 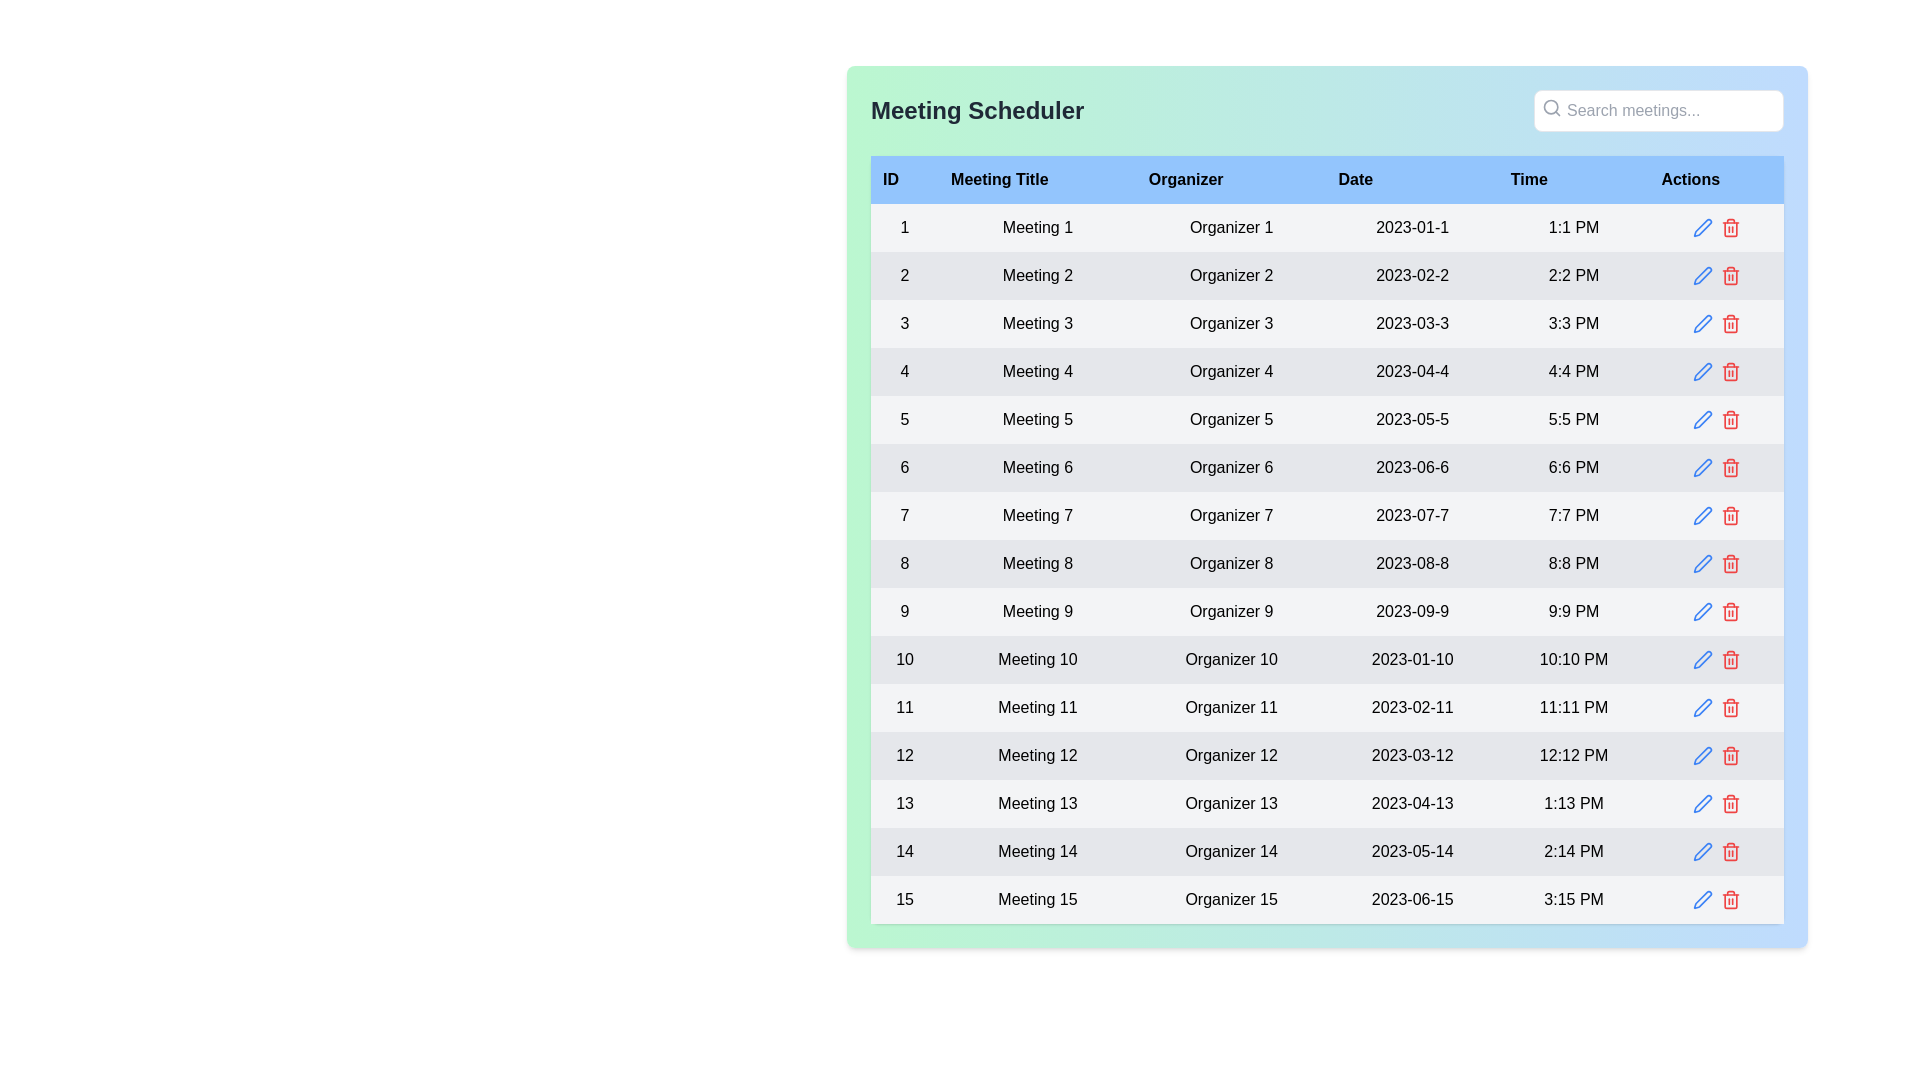 I want to click on the table cell containing the text 'Organizer 4', so click(x=1230, y=371).